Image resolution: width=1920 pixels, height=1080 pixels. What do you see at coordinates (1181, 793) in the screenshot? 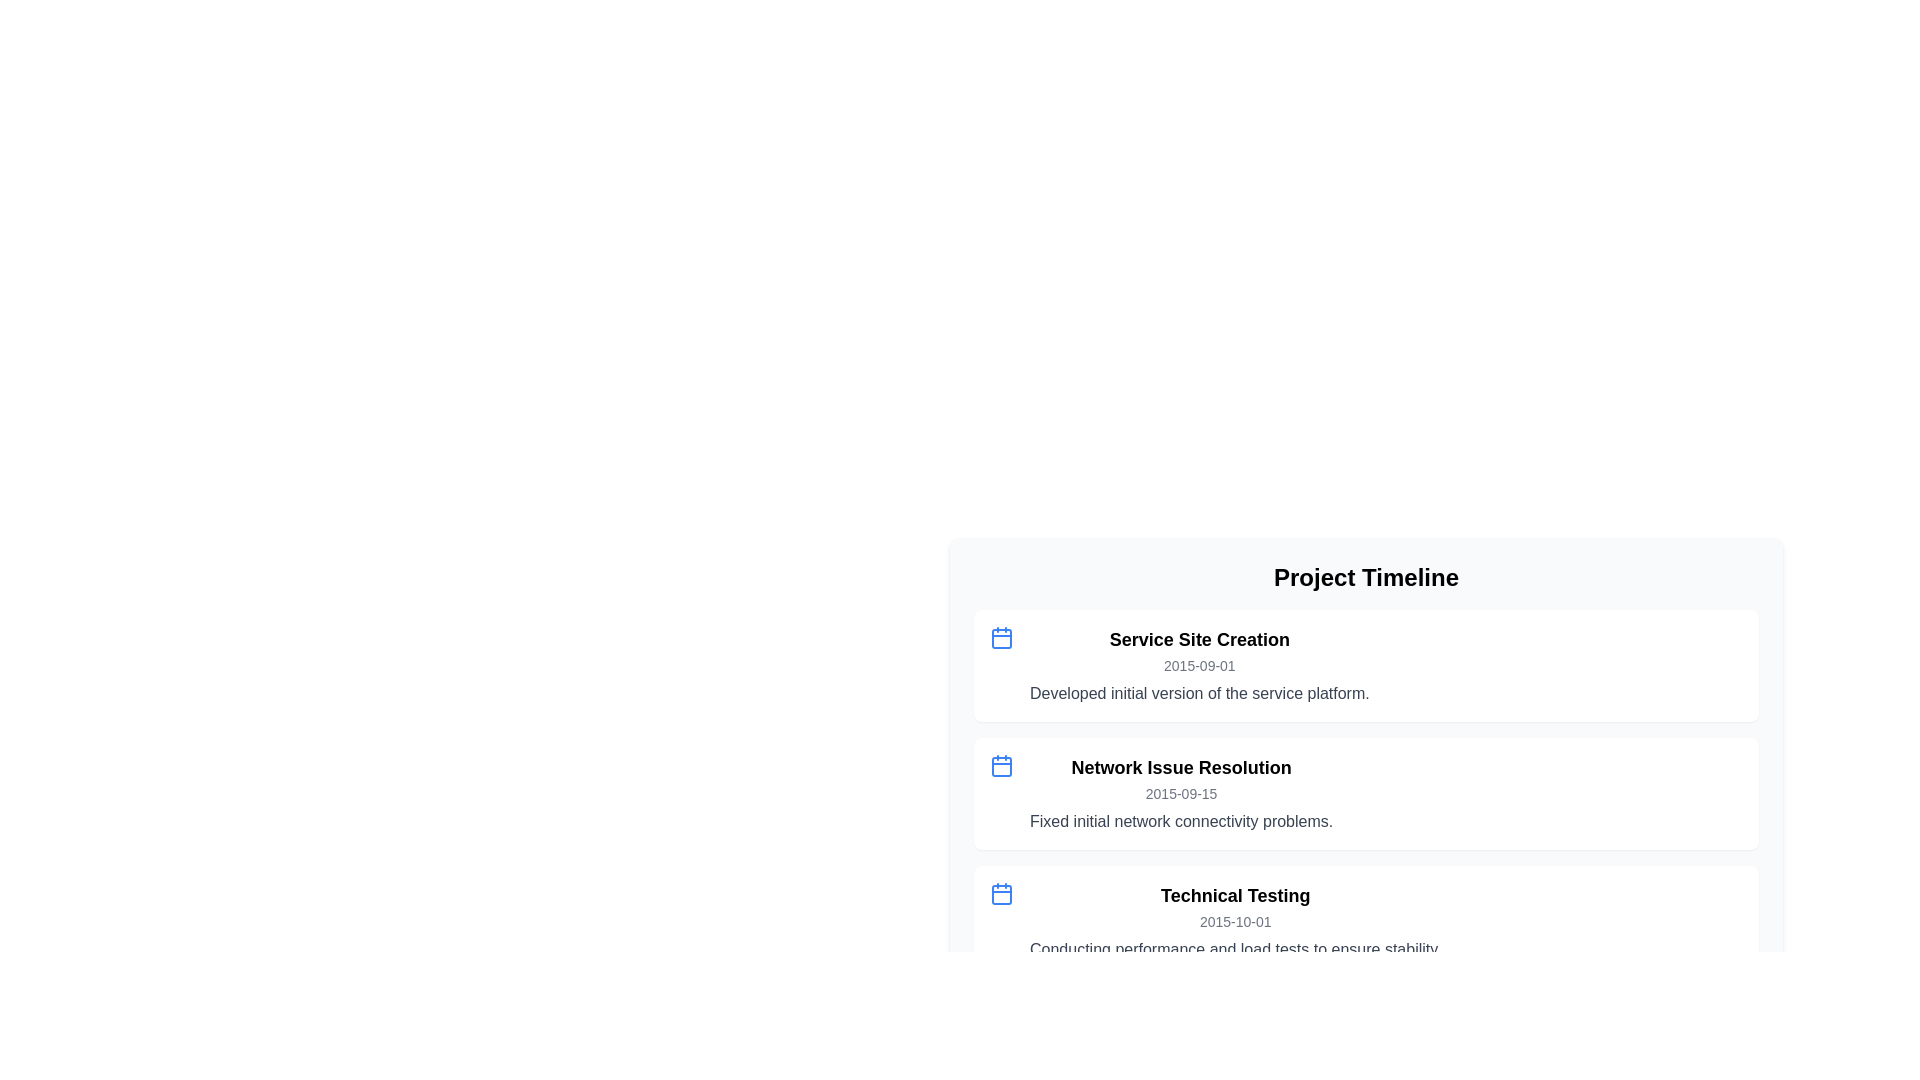
I see `the Informational text block that provides details about a specific event in the project timeline, located between 'Service Site Creation' and 'Technical Testing'` at bounding box center [1181, 793].